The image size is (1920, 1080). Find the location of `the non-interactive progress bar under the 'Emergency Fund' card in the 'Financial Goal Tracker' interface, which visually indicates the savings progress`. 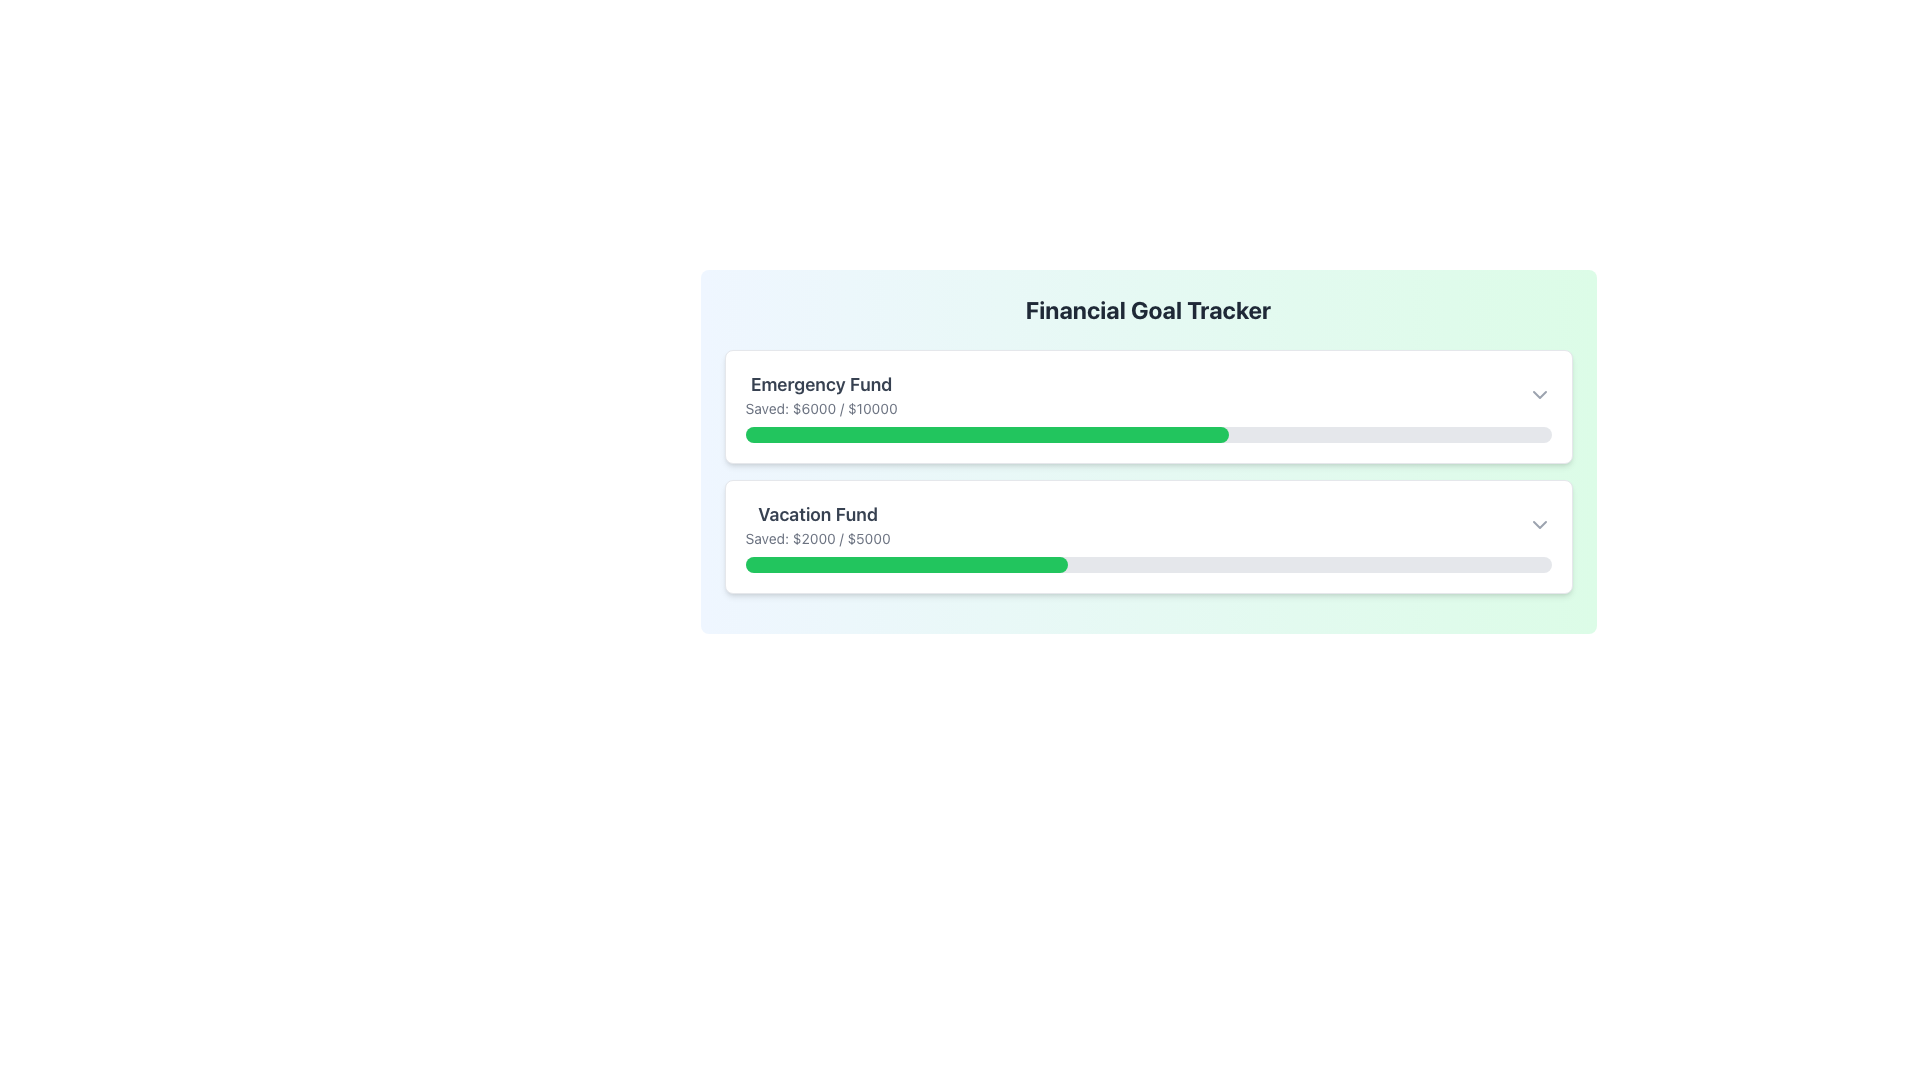

the non-interactive progress bar under the 'Emergency Fund' card in the 'Financial Goal Tracker' interface, which visually indicates the savings progress is located at coordinates (1148, 434).